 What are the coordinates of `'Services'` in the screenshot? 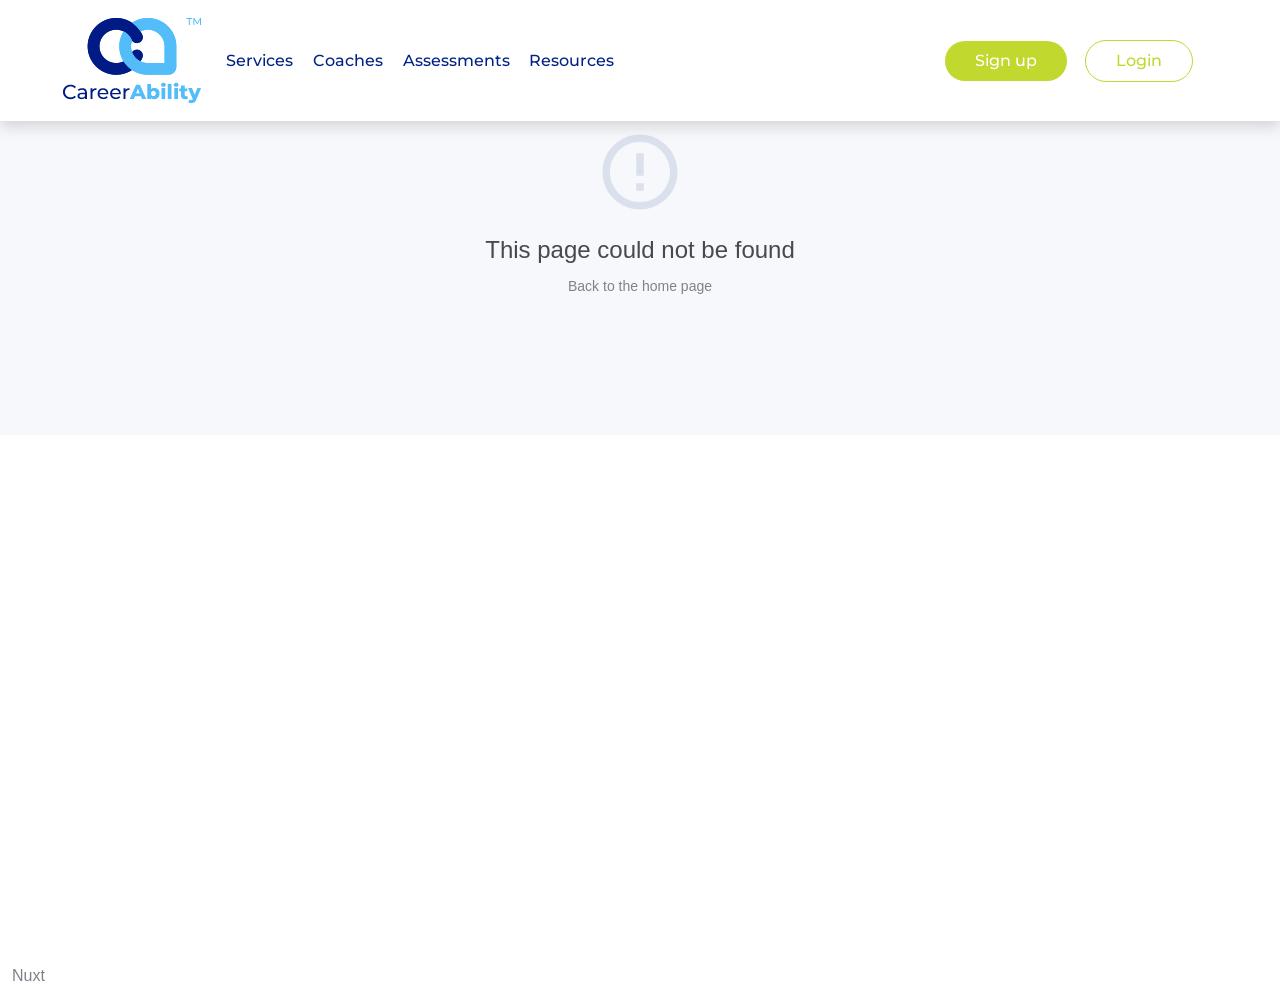 It's located at (258, 59).